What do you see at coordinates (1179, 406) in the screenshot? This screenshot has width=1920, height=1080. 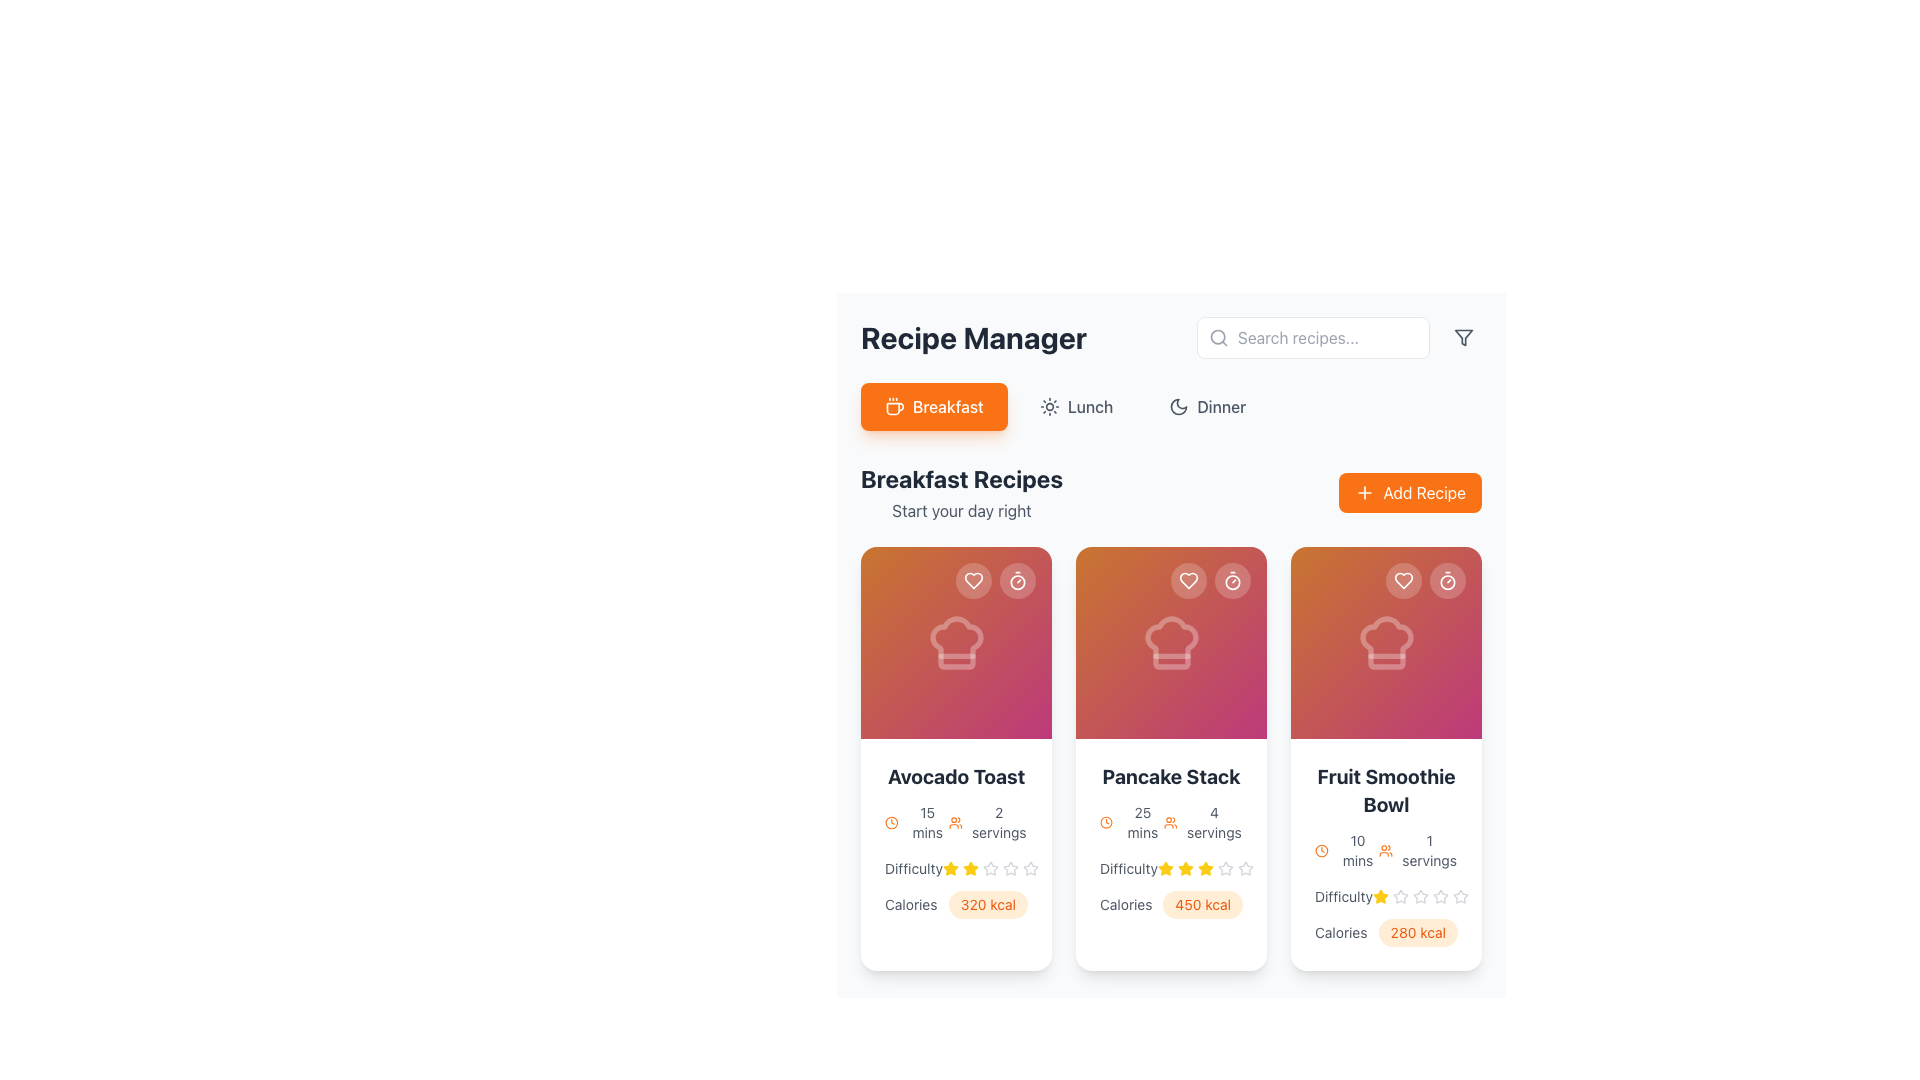 I see `the crescent moon icon located in the header area, associated with category selection for 'Breakfast', 'Lunch', or 'Dinner'` at bounding box center [1179, 406].